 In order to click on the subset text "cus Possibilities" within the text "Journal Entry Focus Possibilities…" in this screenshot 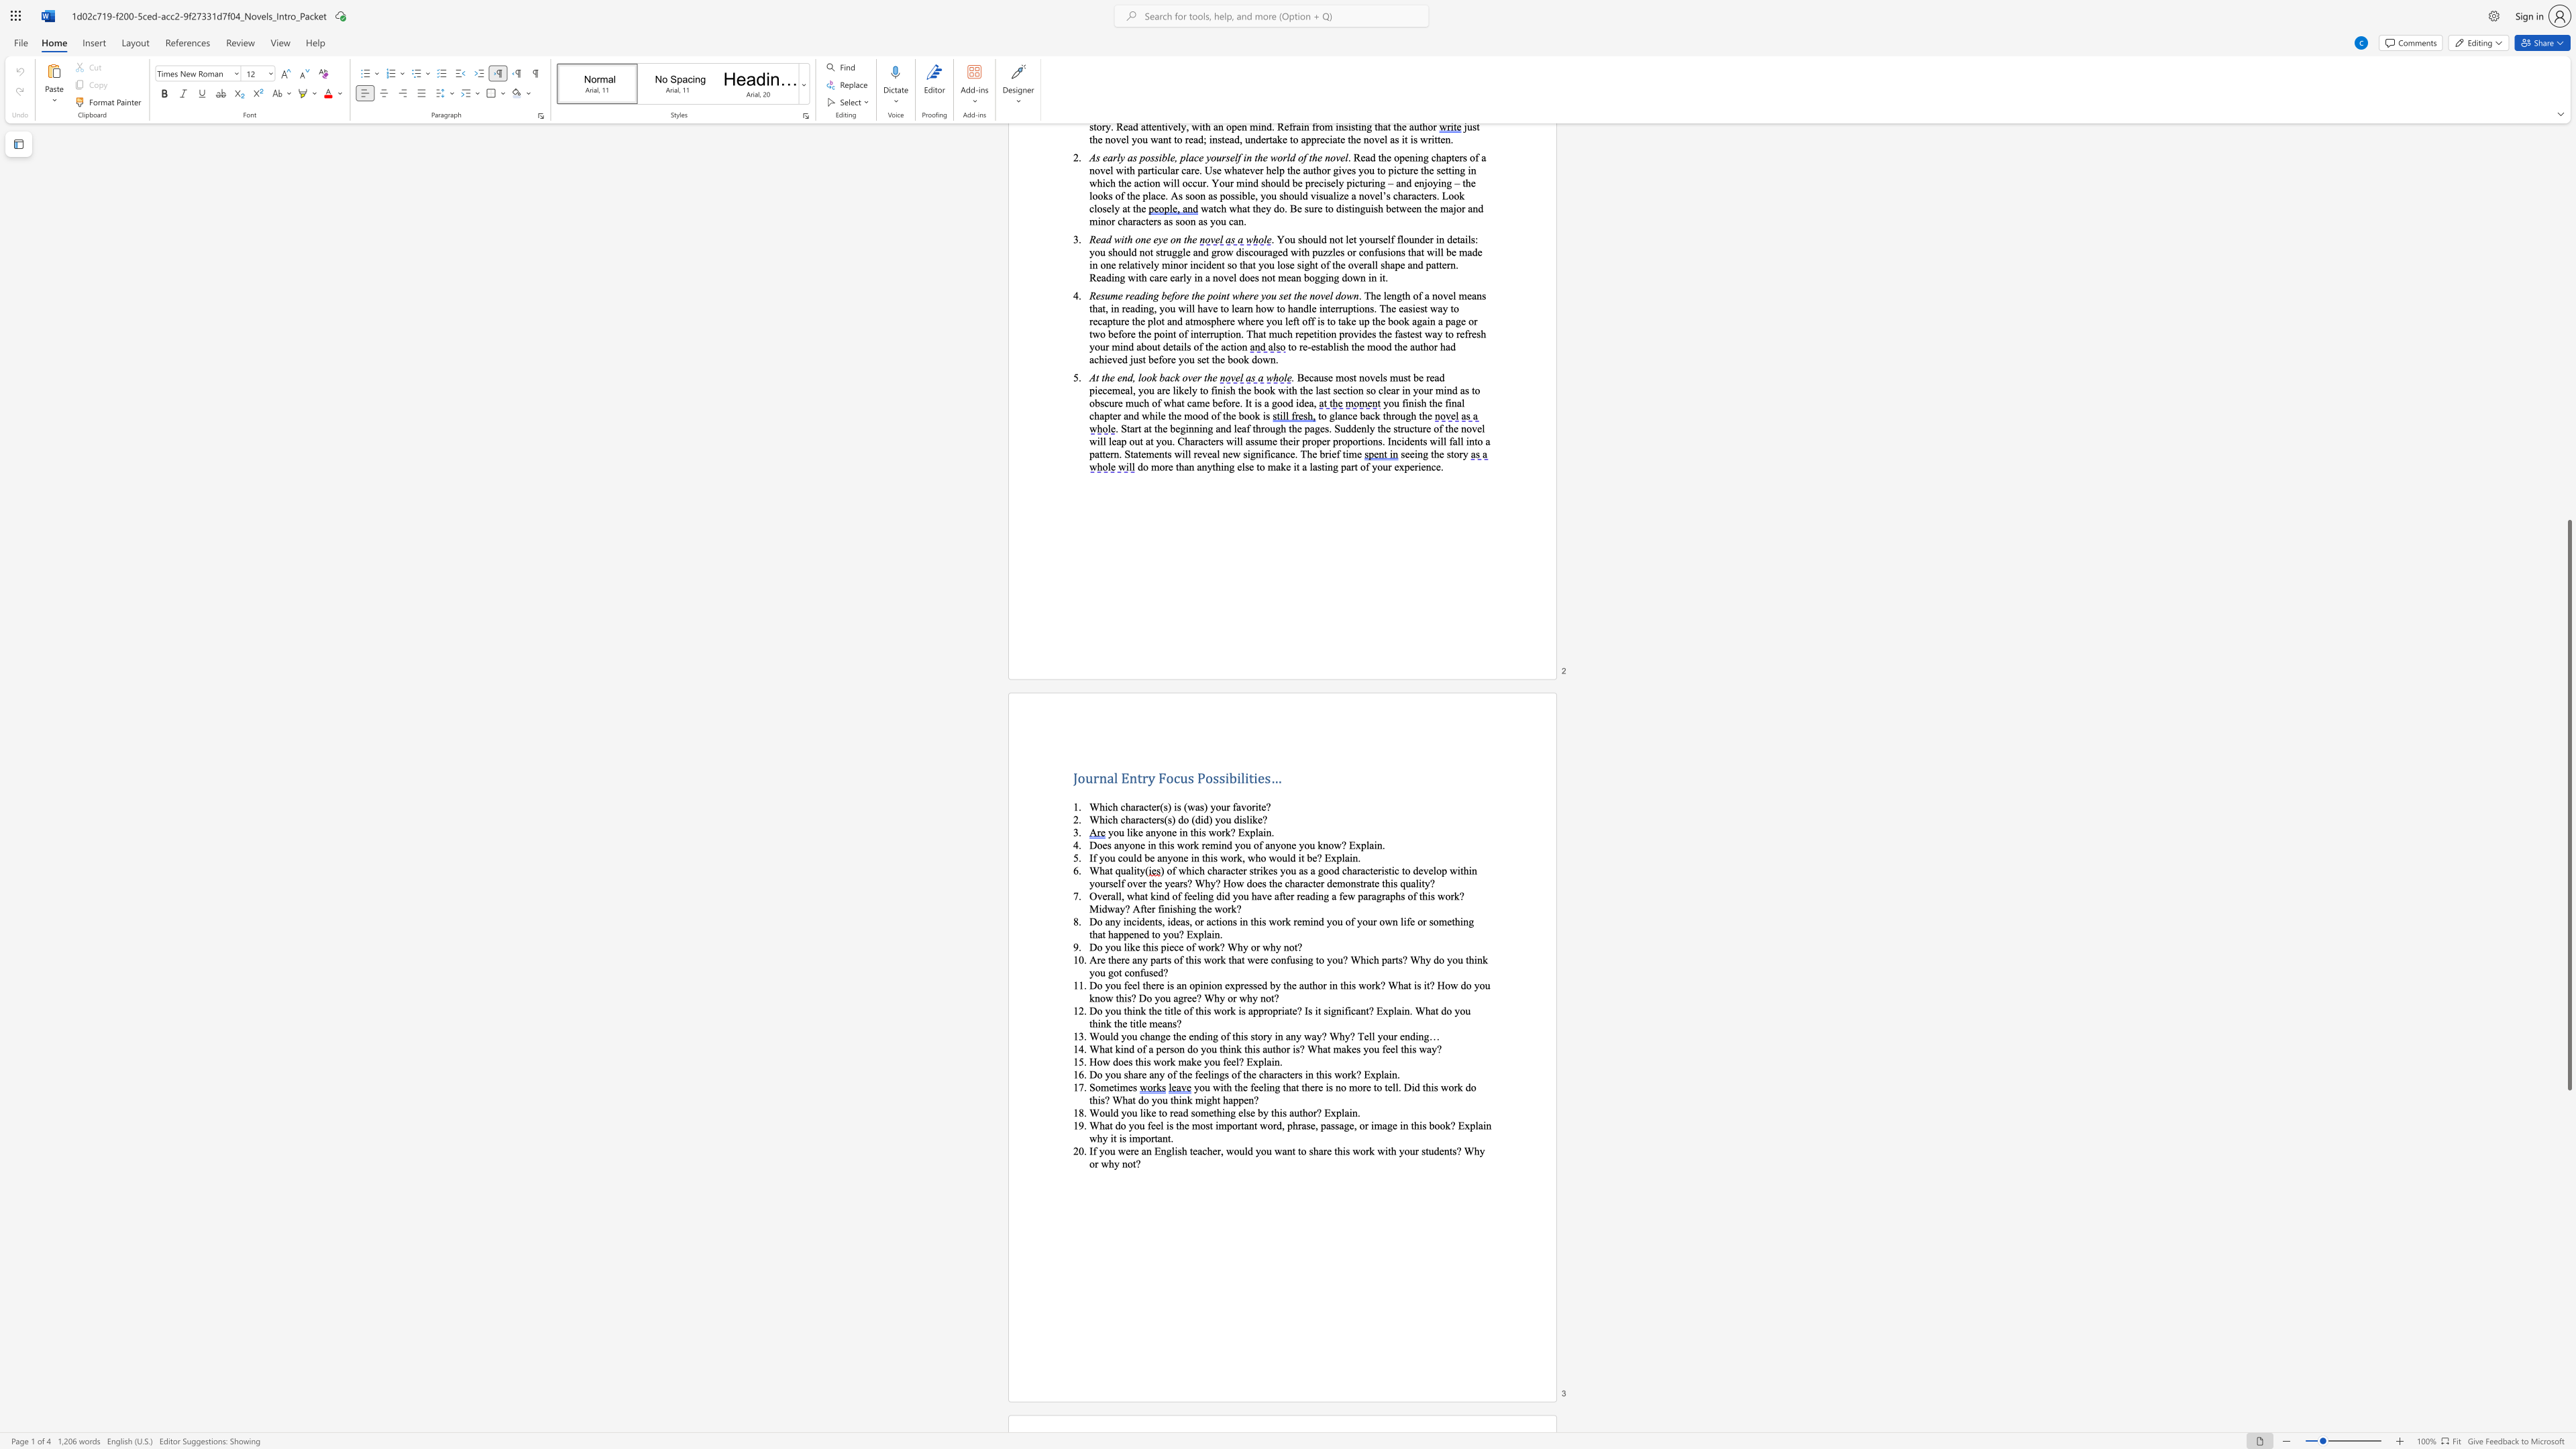, I will do `click(1172, 776)`.